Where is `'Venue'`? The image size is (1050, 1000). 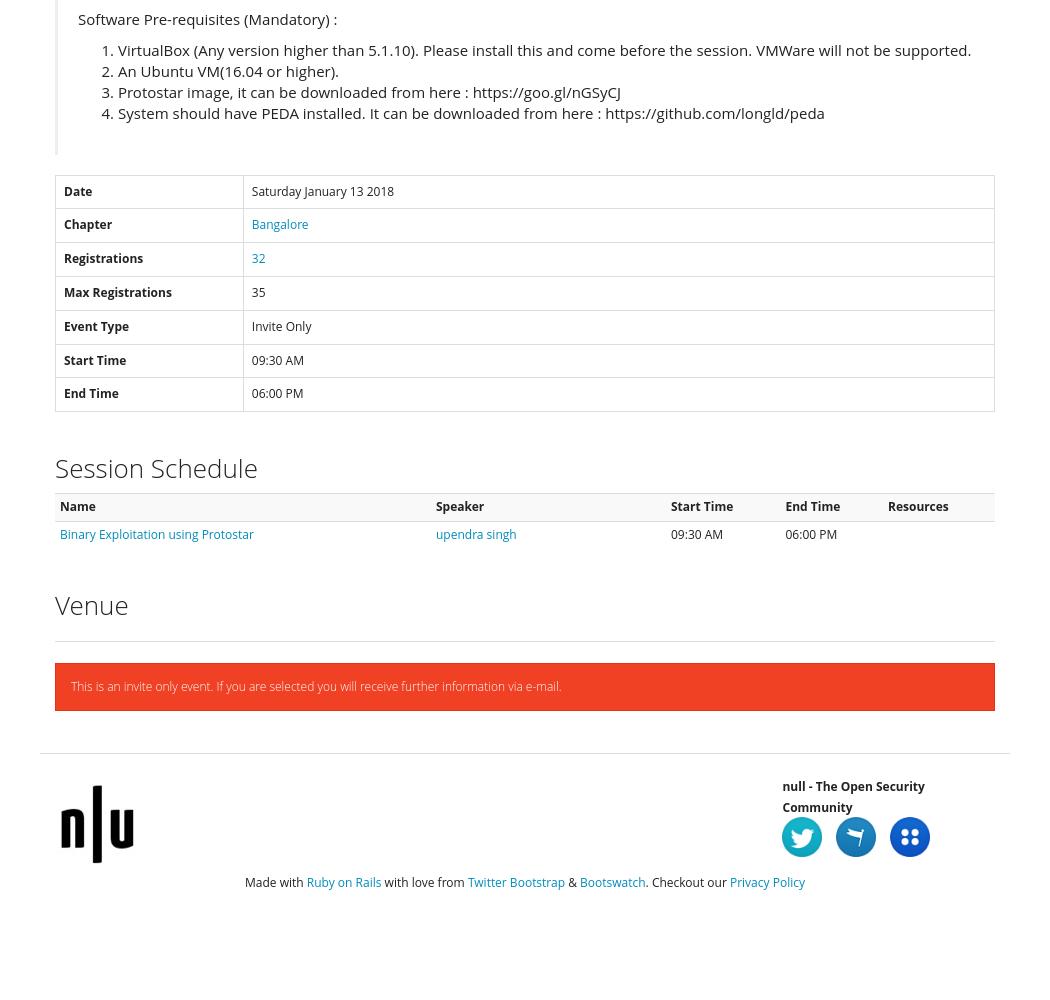 'Venue' is located at coordinates (54, 603).